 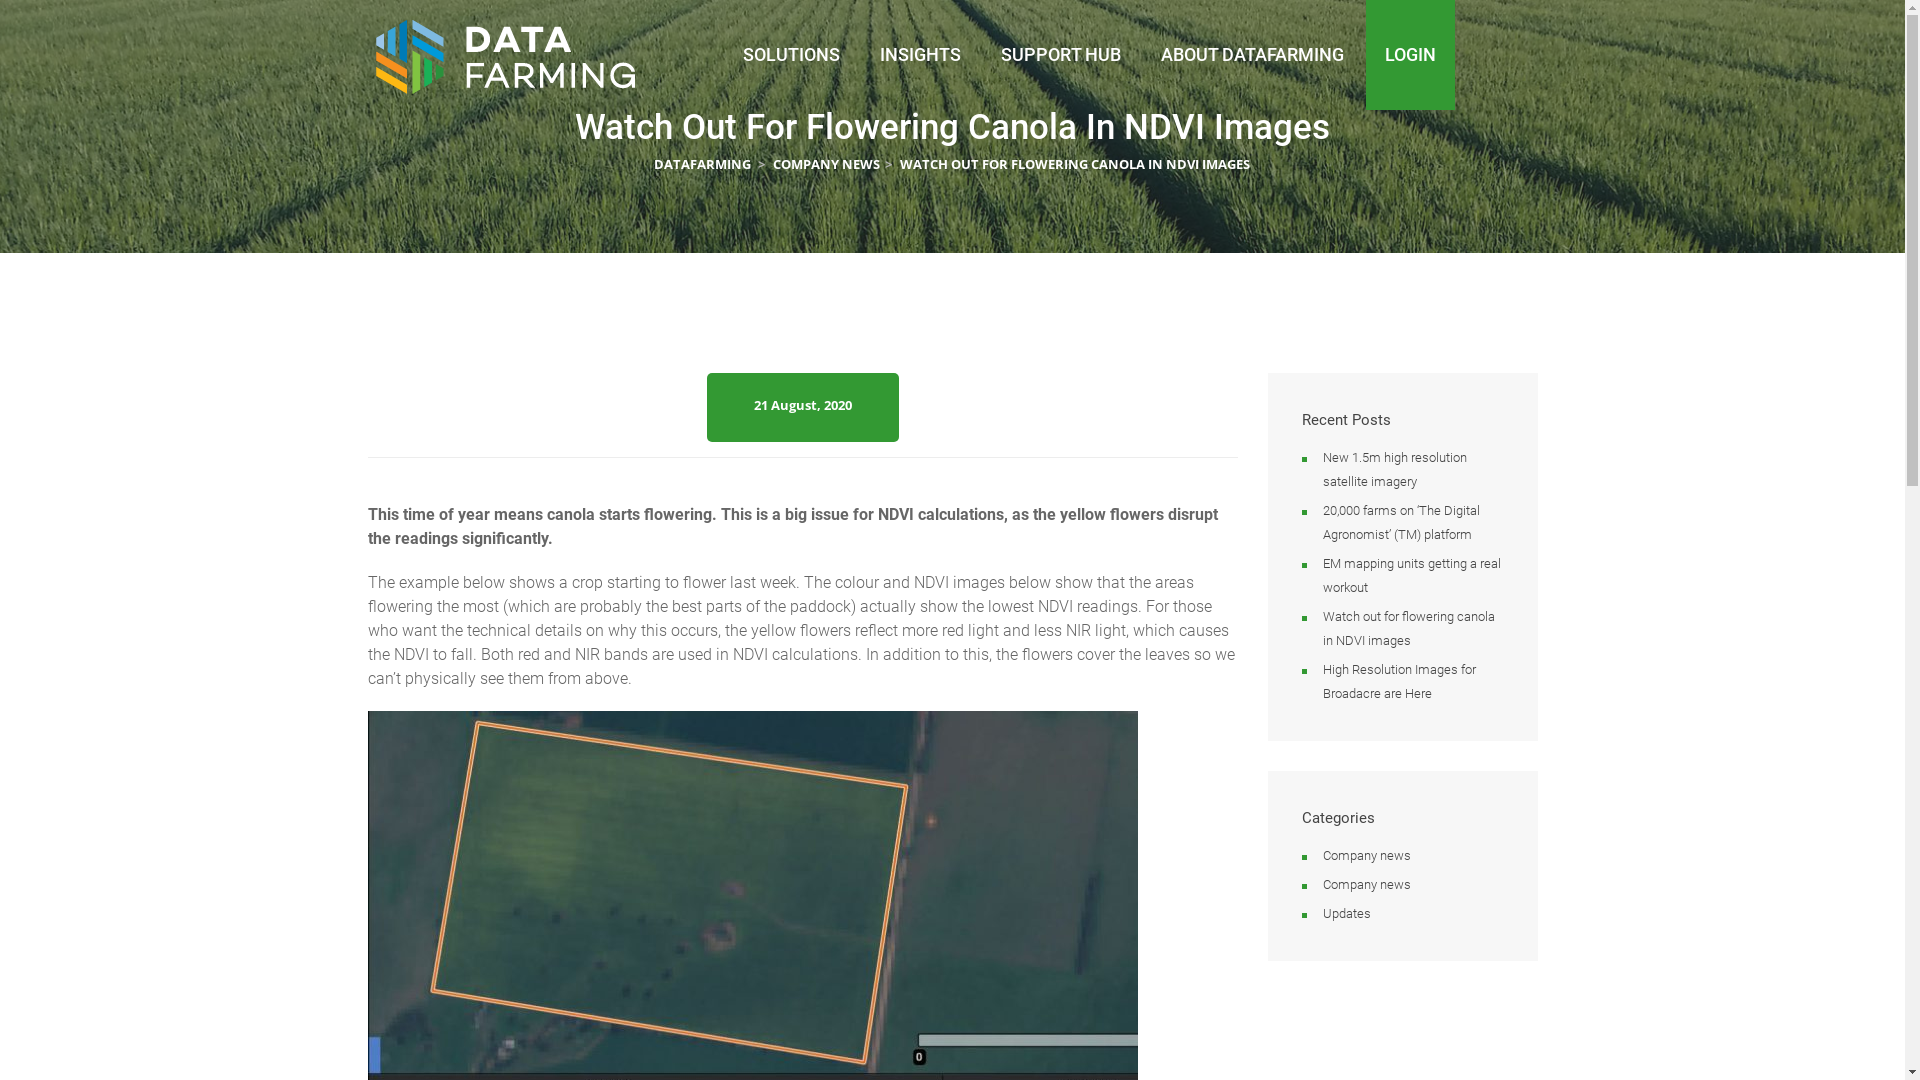 What do you see at coordinates (1408, 53) in the screenshot?
I see `'LOGIN'` at bounding box center [1408, 53].